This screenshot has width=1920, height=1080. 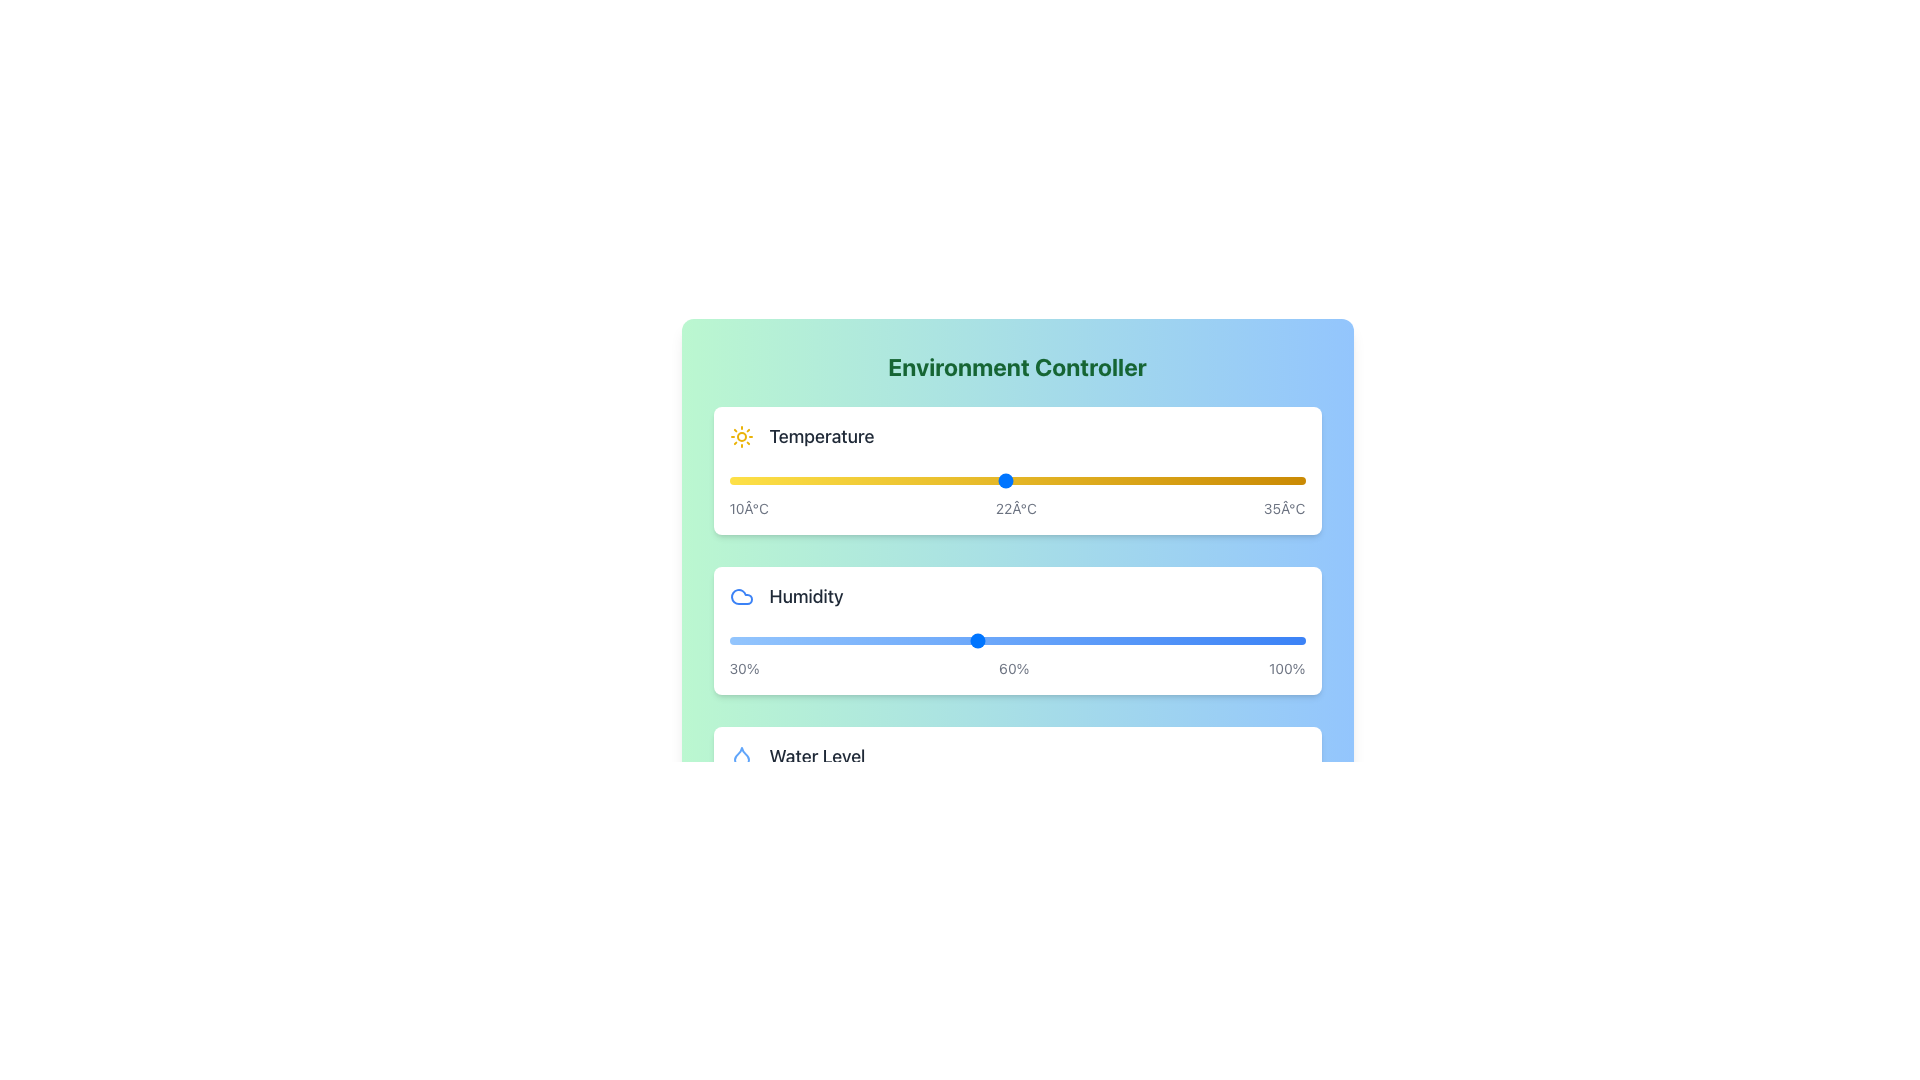 What do you see at coordinates (1017, 668) in the screenshot?
I see `the Text label that indicates percentage values (30%, 60%, 100%) below the slider bar in the 'Humidity' panel` at bounding box center [1017, 668].